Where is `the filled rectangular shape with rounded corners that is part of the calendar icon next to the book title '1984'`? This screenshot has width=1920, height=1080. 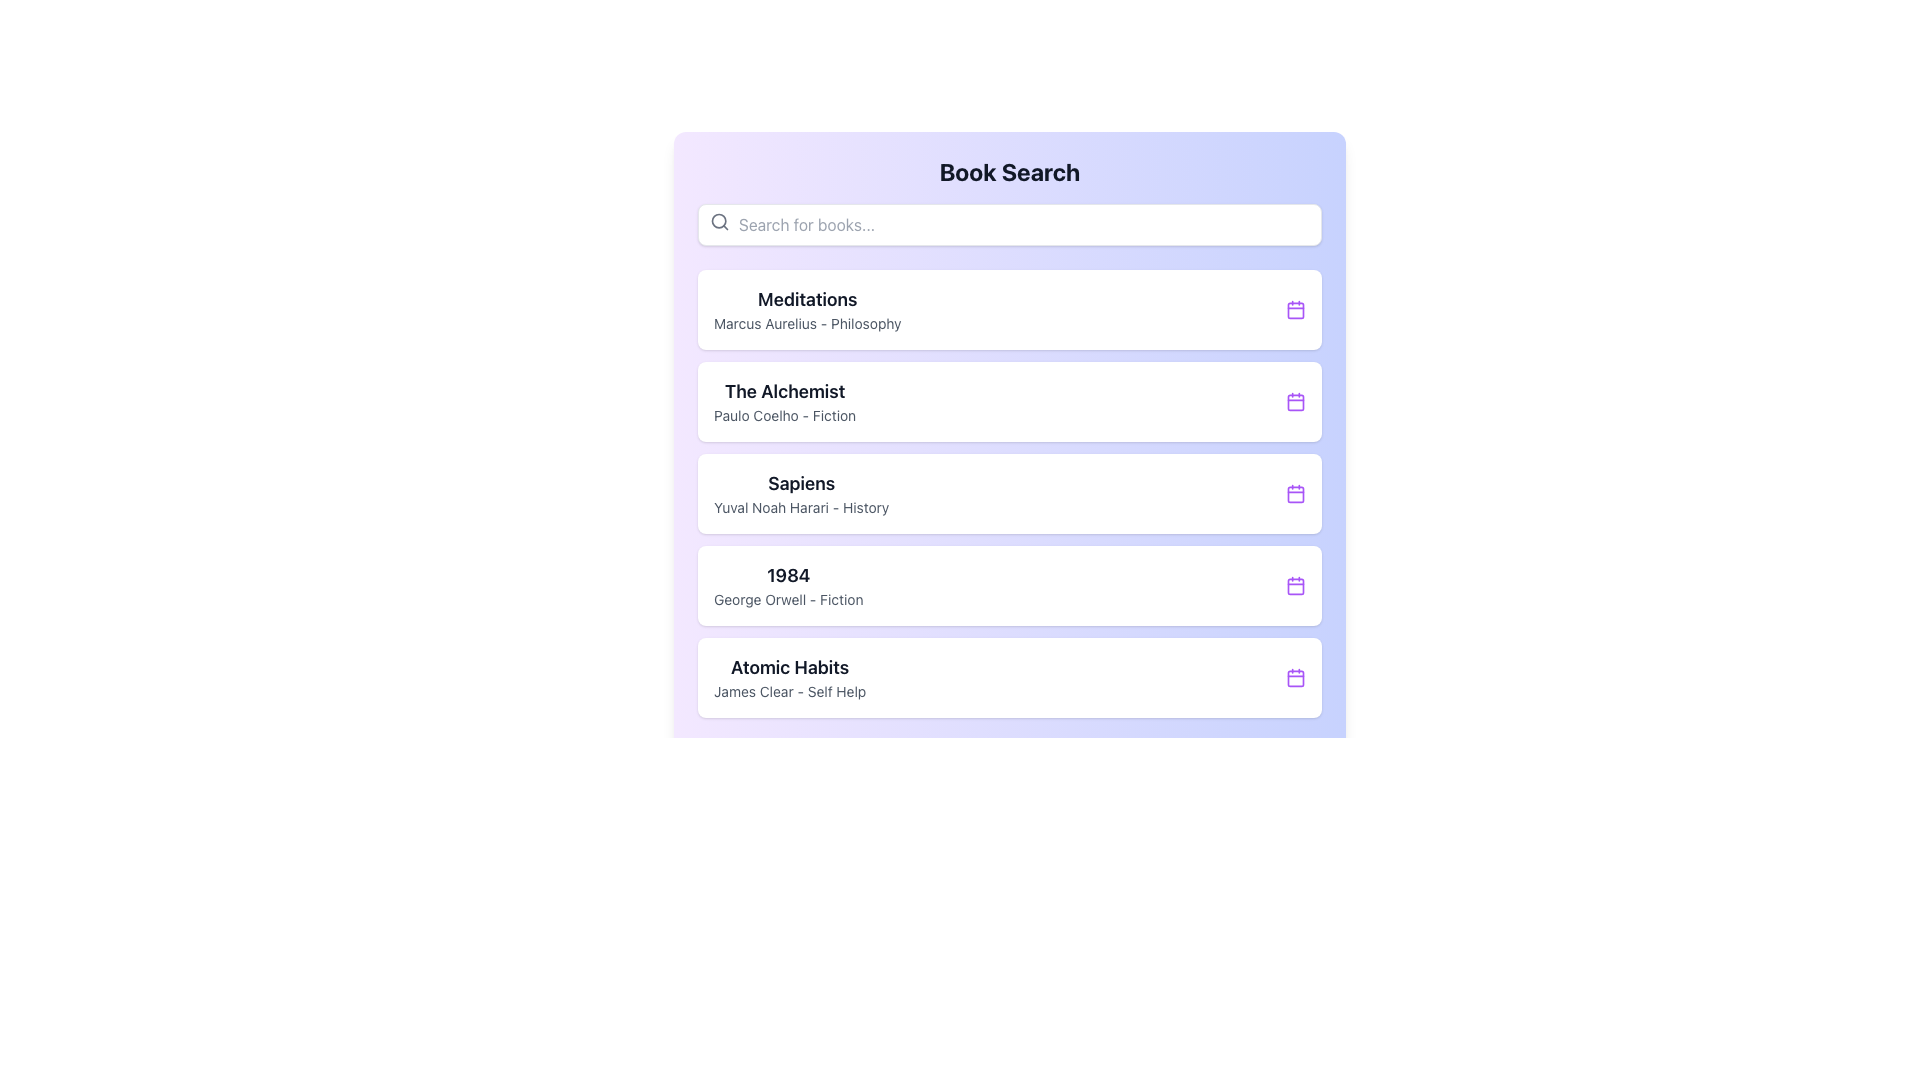 the filled rectangular shape with rounded corners that is part of the calendar icon next to the book title '1984' is located at coordinates (1296, 585).